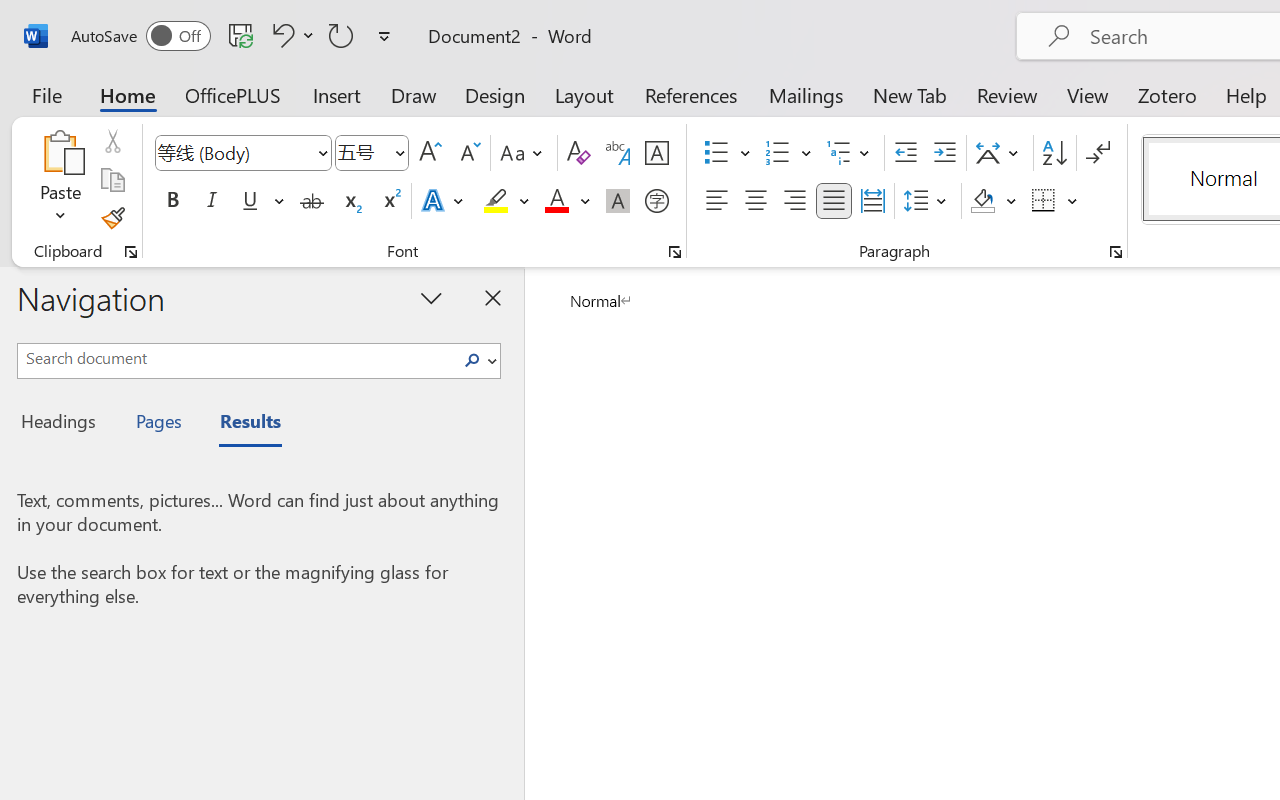 The image size is (1280, 800). Describe the element at coordinates (413, 94) in the screenshot. I see `'Draw'` at that location.